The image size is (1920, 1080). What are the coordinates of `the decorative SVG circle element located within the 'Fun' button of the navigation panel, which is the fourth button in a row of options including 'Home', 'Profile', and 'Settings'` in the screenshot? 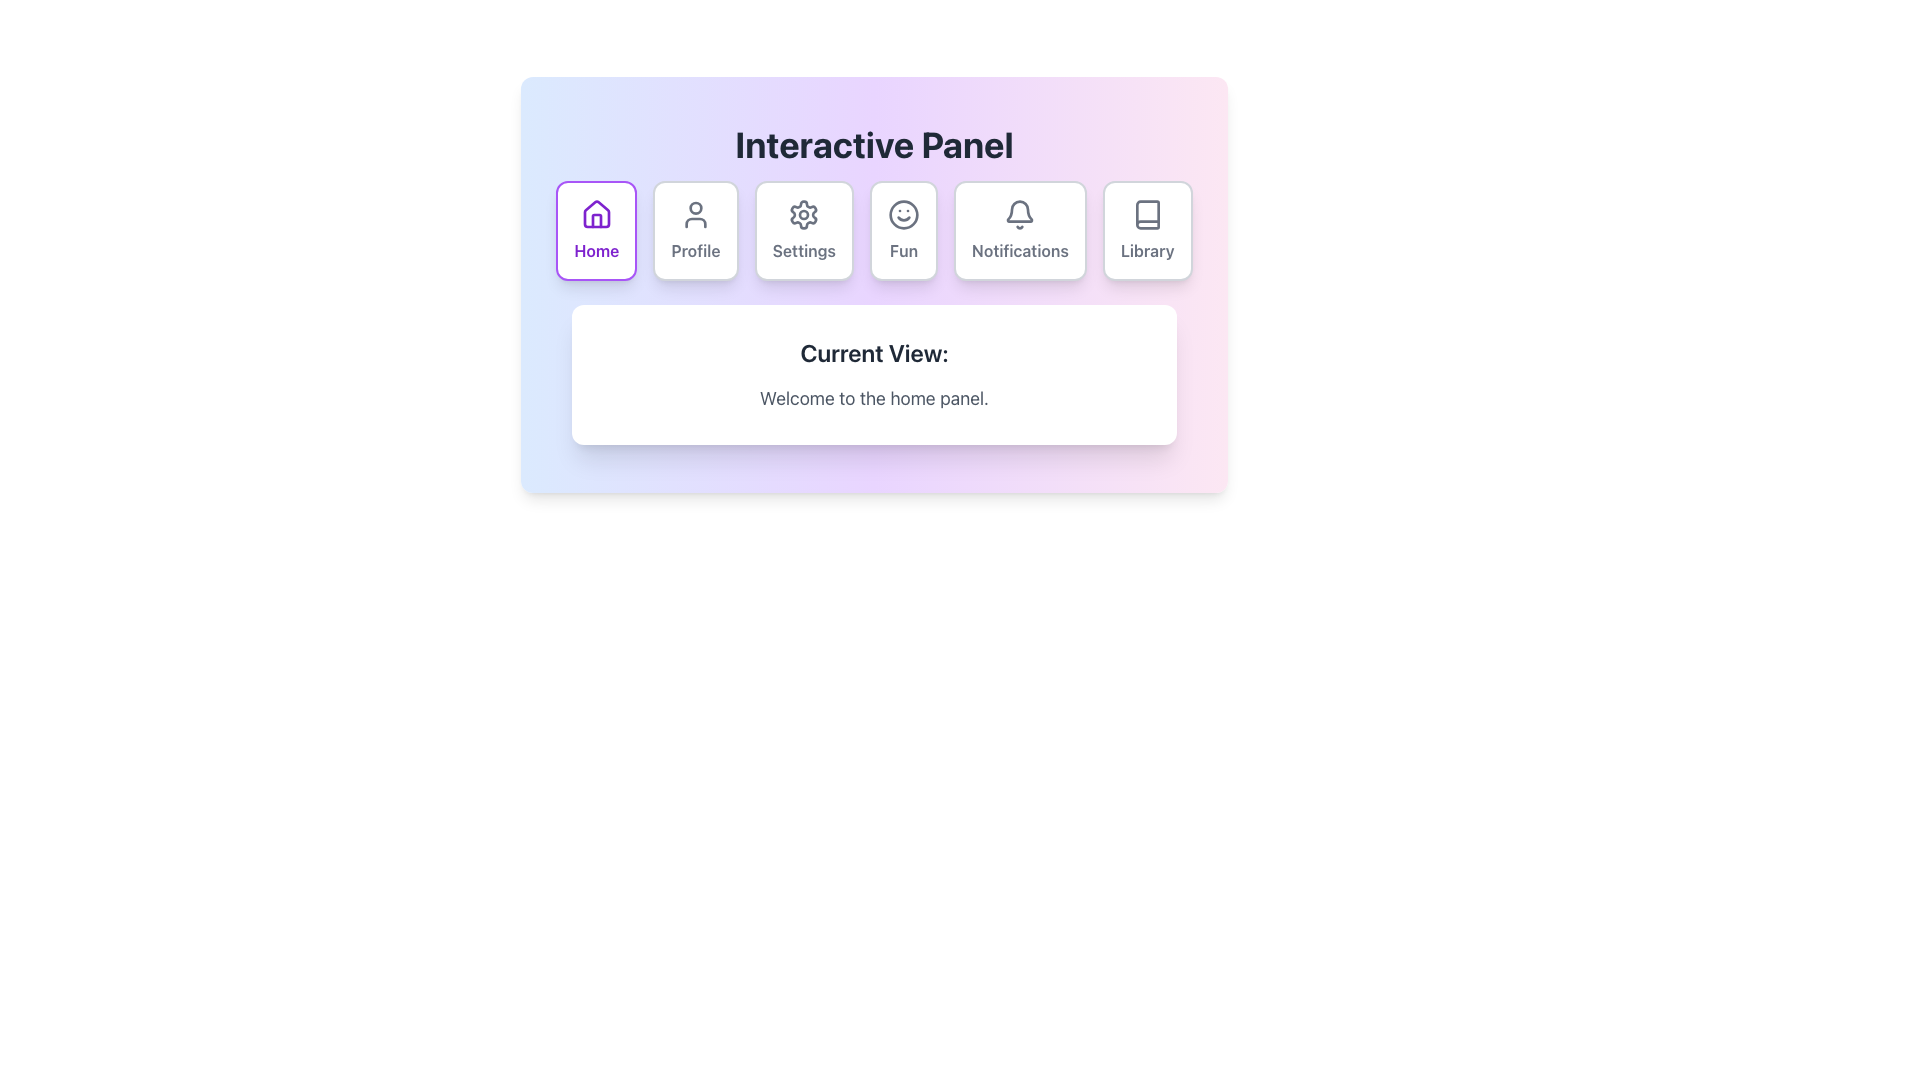 It's located at (902, 215).